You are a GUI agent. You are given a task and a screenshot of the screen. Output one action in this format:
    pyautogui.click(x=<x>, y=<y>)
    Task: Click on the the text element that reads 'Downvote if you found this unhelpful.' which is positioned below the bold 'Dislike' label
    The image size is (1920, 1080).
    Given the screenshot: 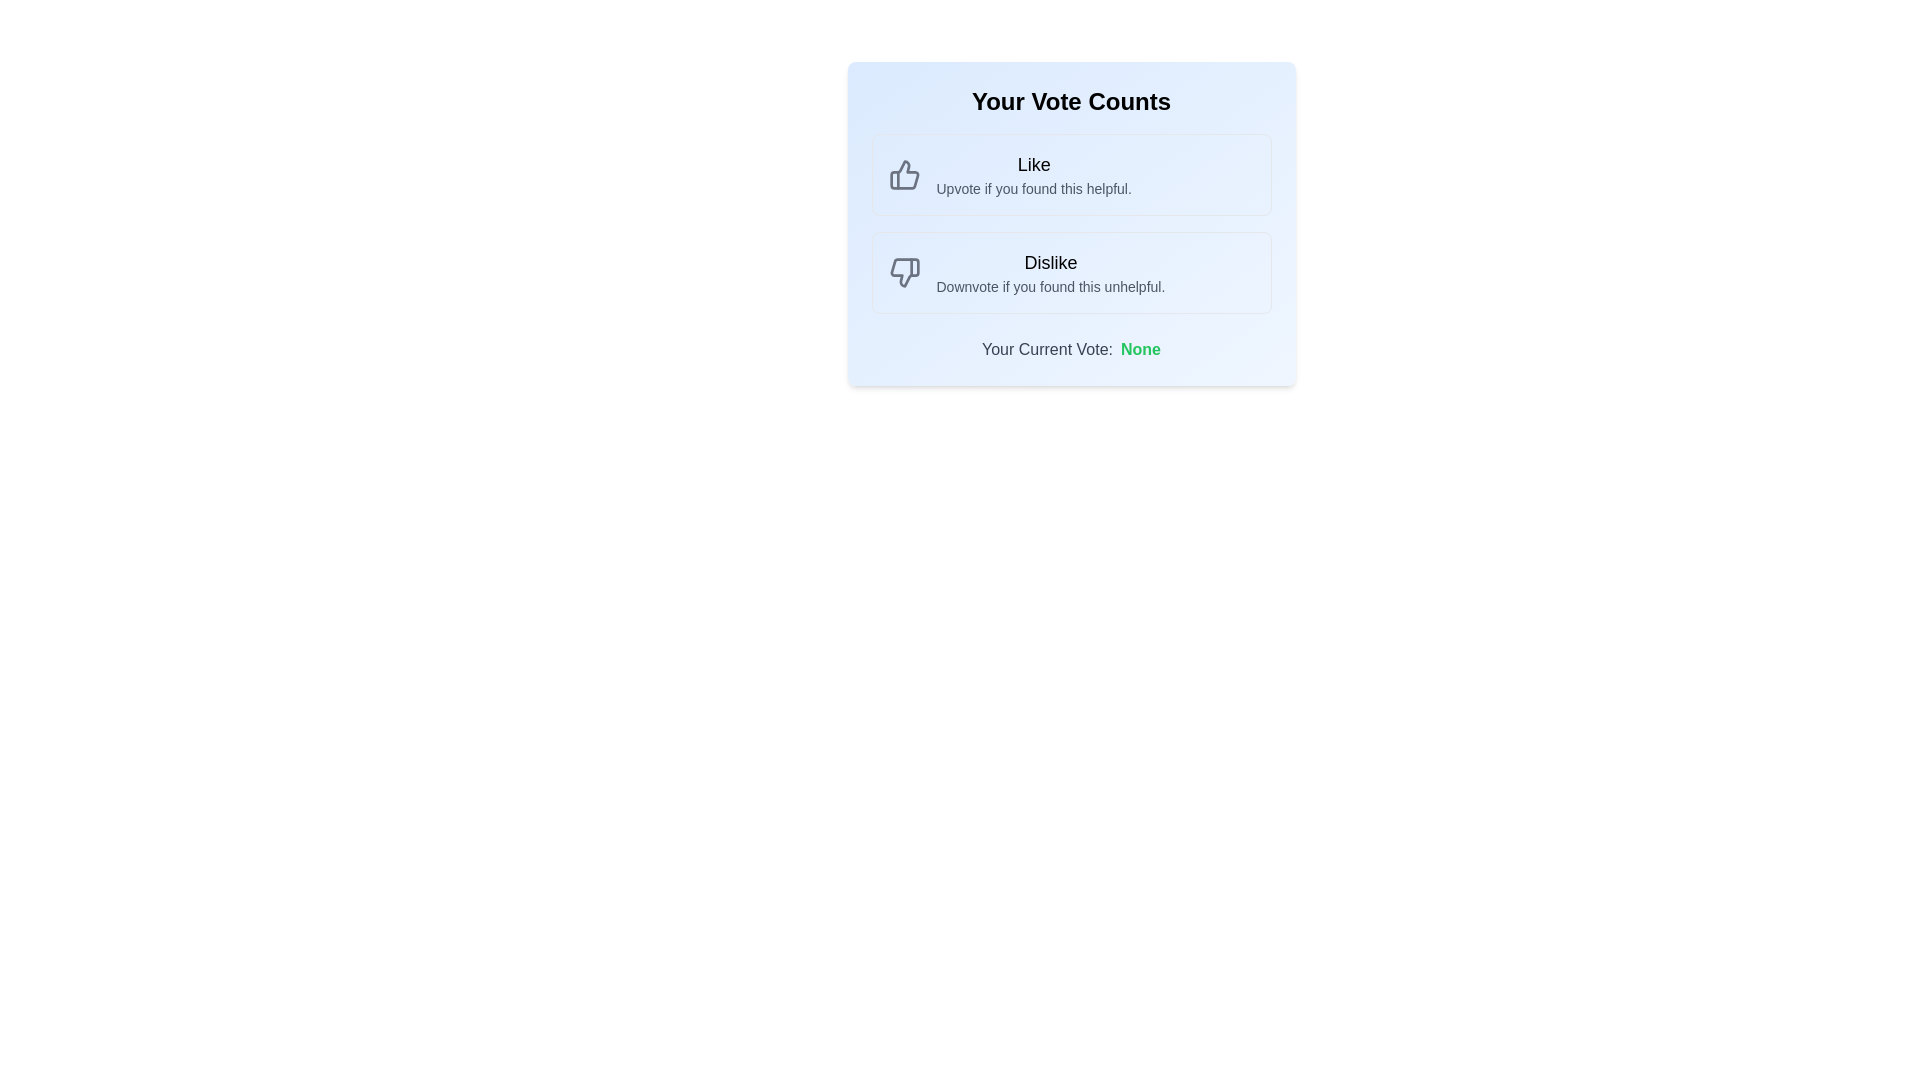 What is the action you would take?
    pyautogui.click(x=1049, y=286)
    